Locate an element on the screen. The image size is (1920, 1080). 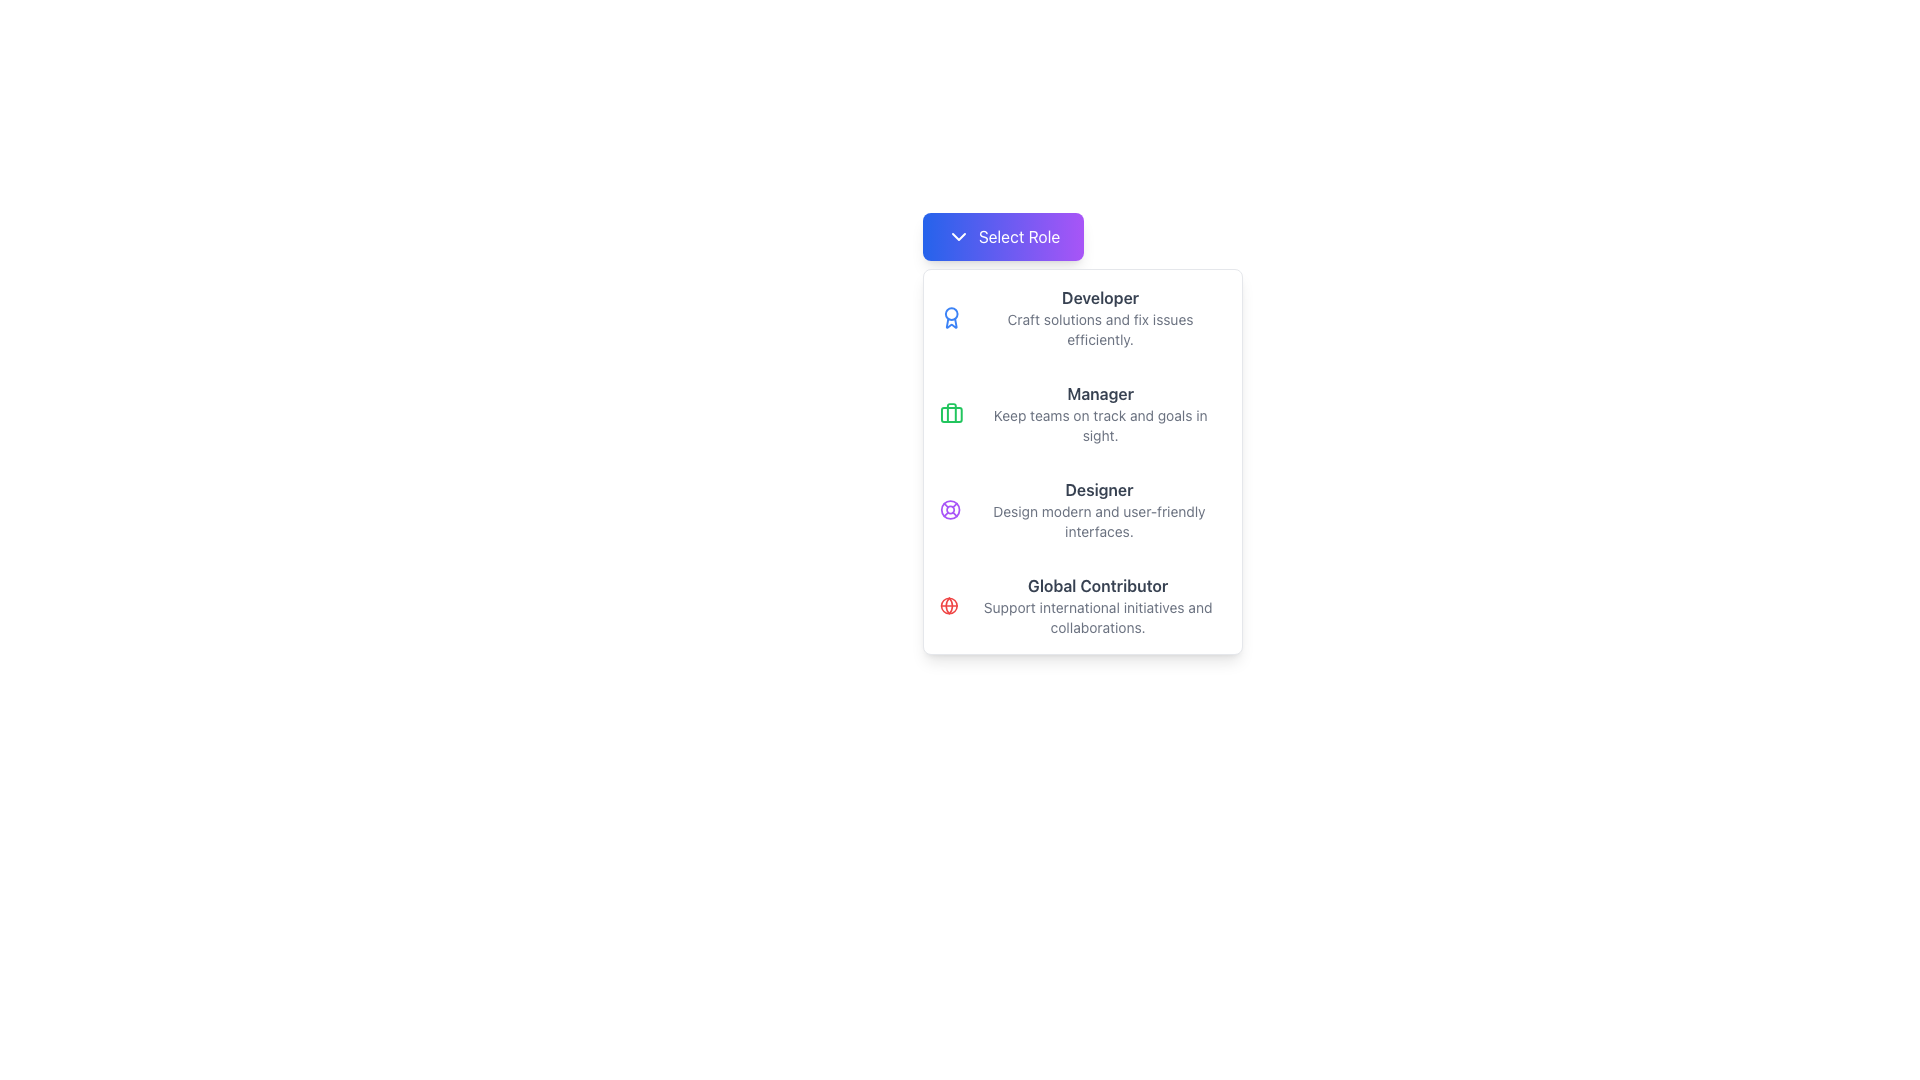
the text label displaying 'Developer' which is styled in bold dark gray and positioned at the top of the role list card is located at coordinates (1099, 297).